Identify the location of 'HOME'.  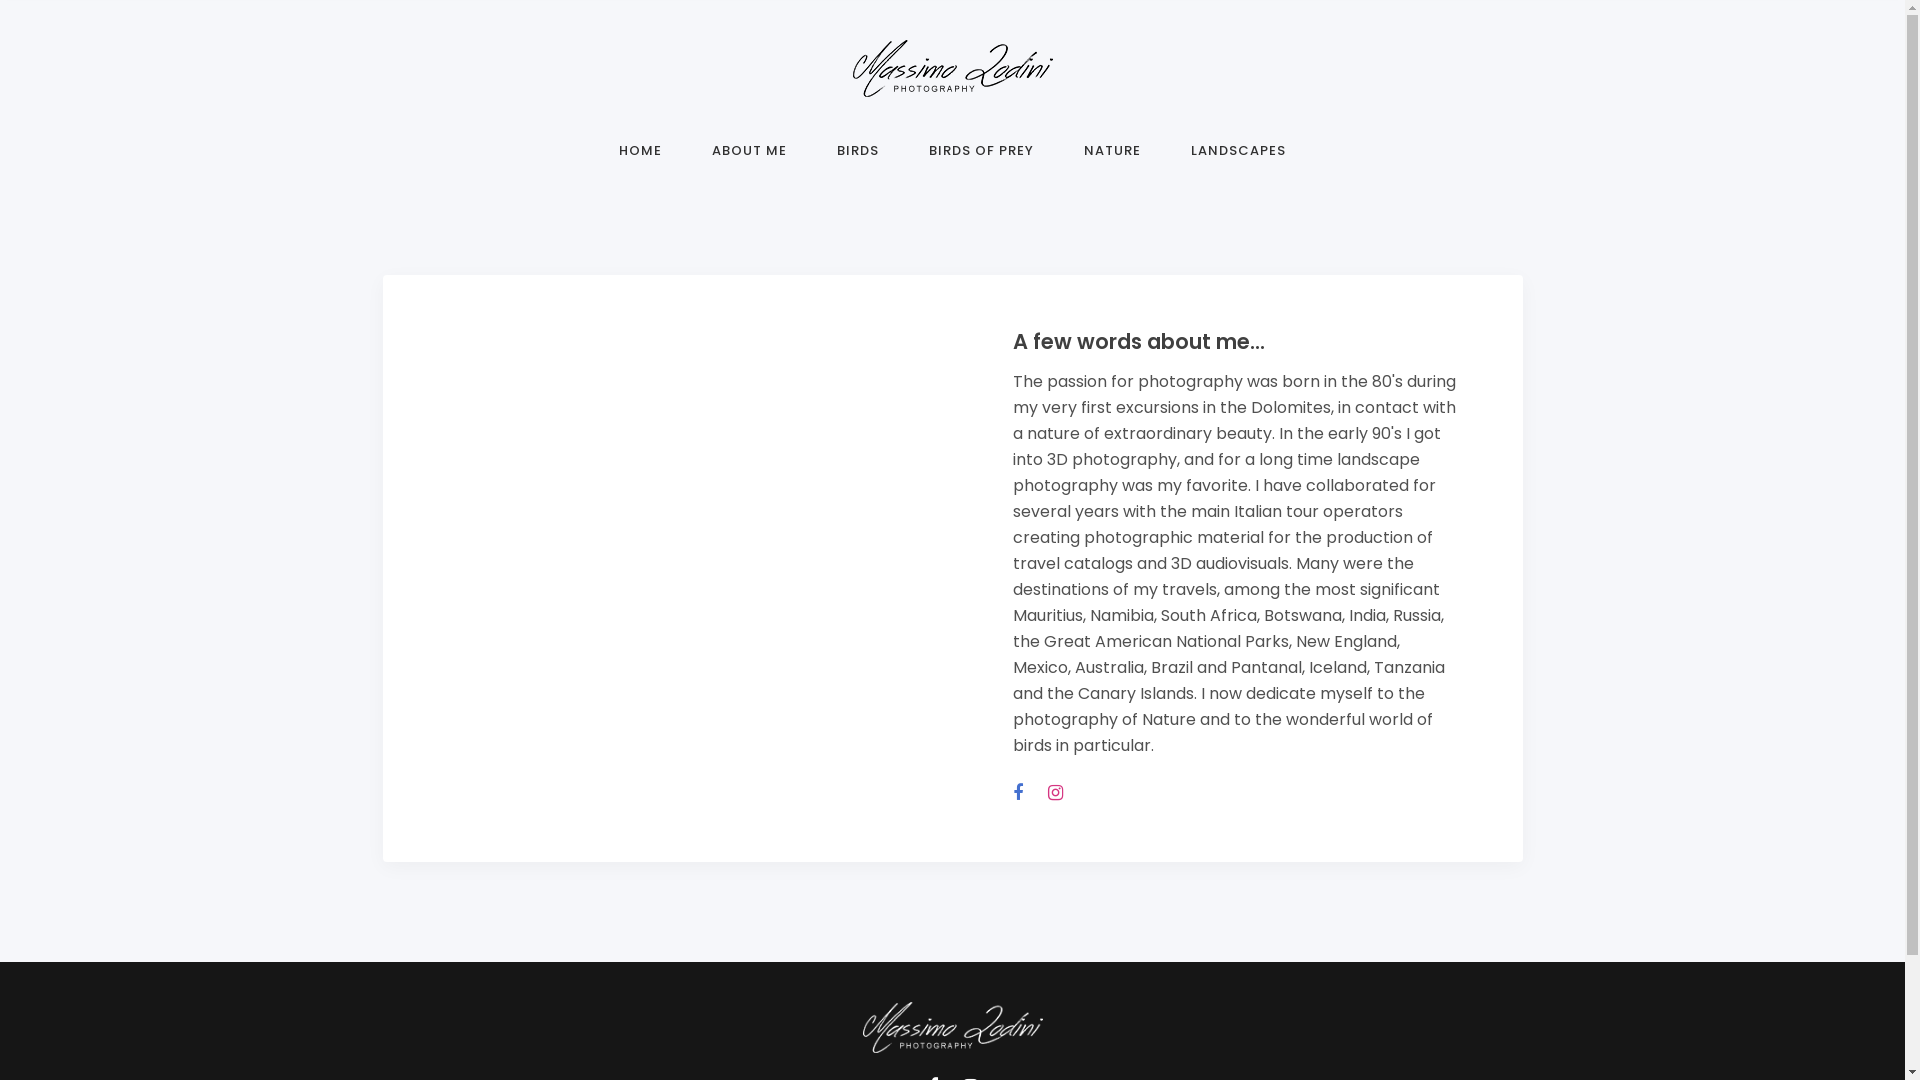
(640, 154).